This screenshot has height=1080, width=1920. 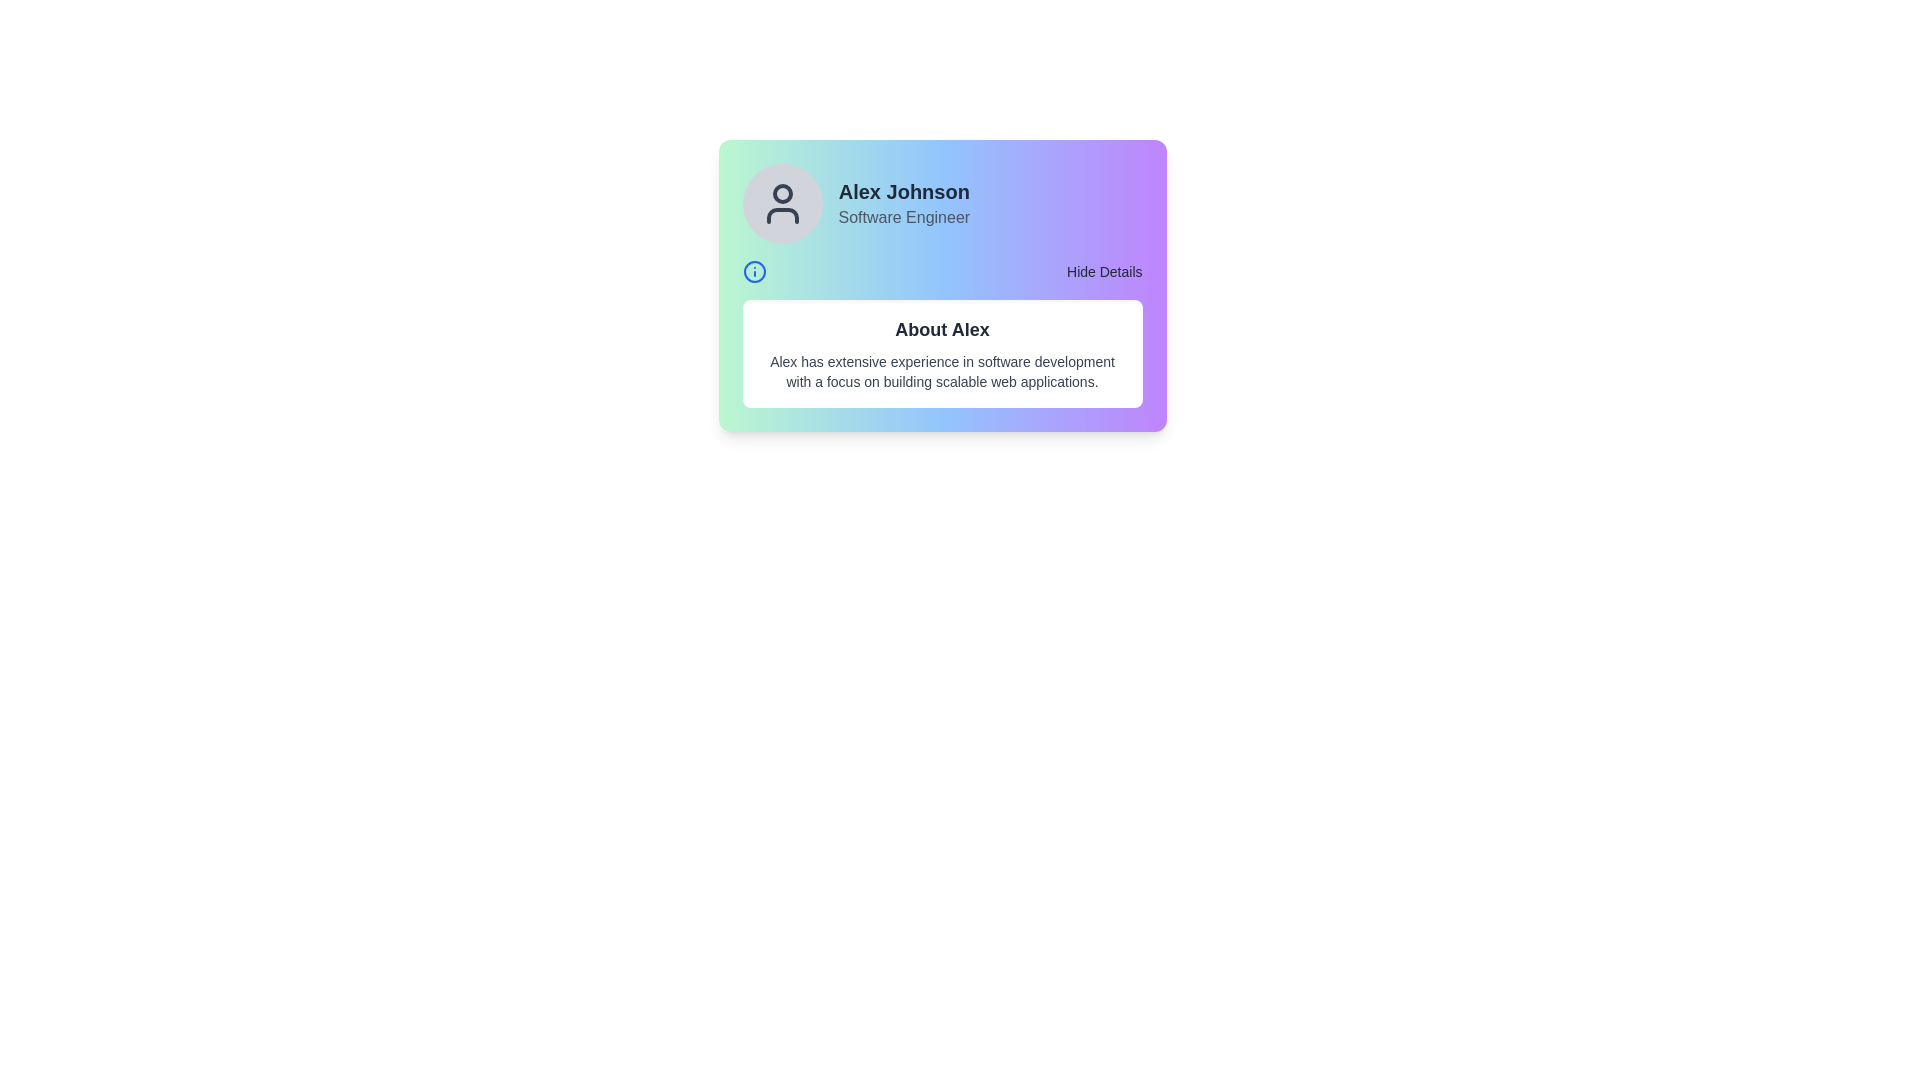 What do you see at coordinates (753, 272) in the screenshot?
I see `the circular icon with a blue outline located on the left side of the 'Hide Details' text` at bounding box center [753, 272].